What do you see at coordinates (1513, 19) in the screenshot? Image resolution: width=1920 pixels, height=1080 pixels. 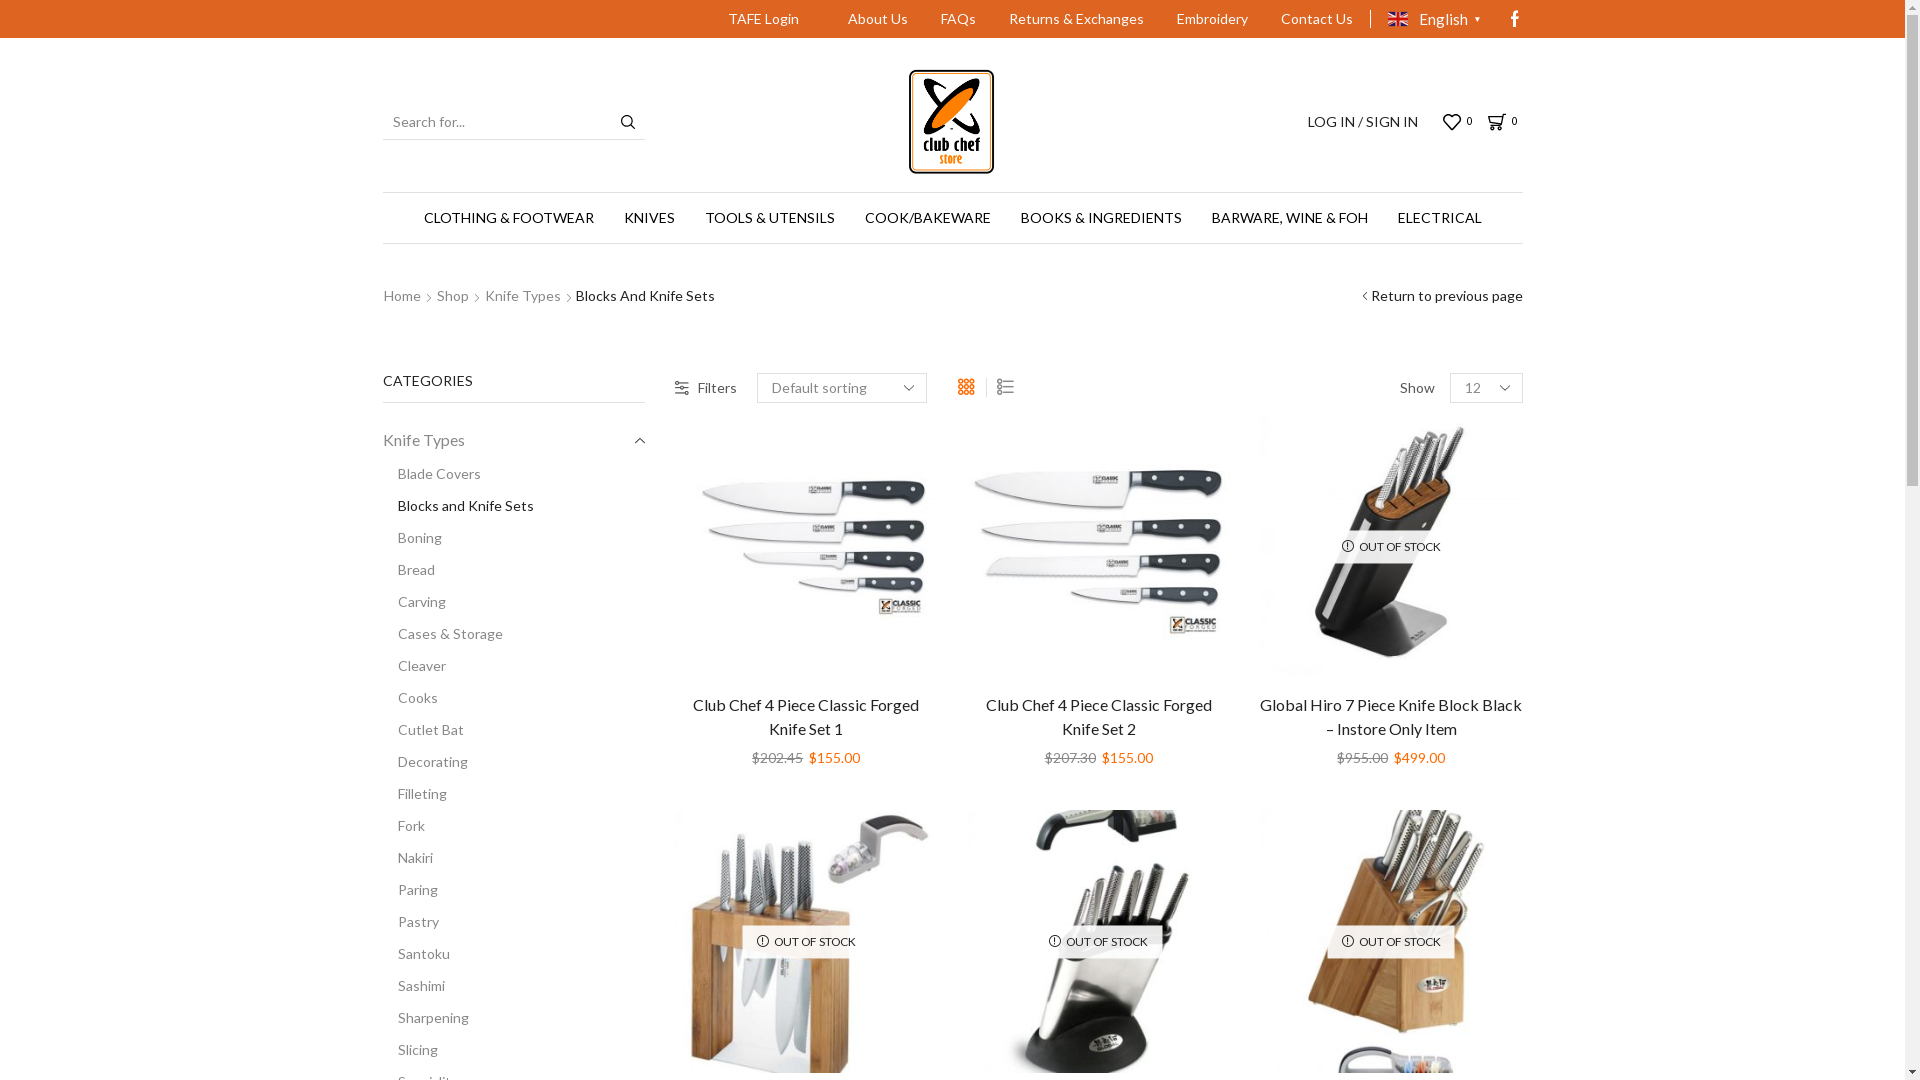 I see `'Facebook'` at bounding box center [1513, 19].